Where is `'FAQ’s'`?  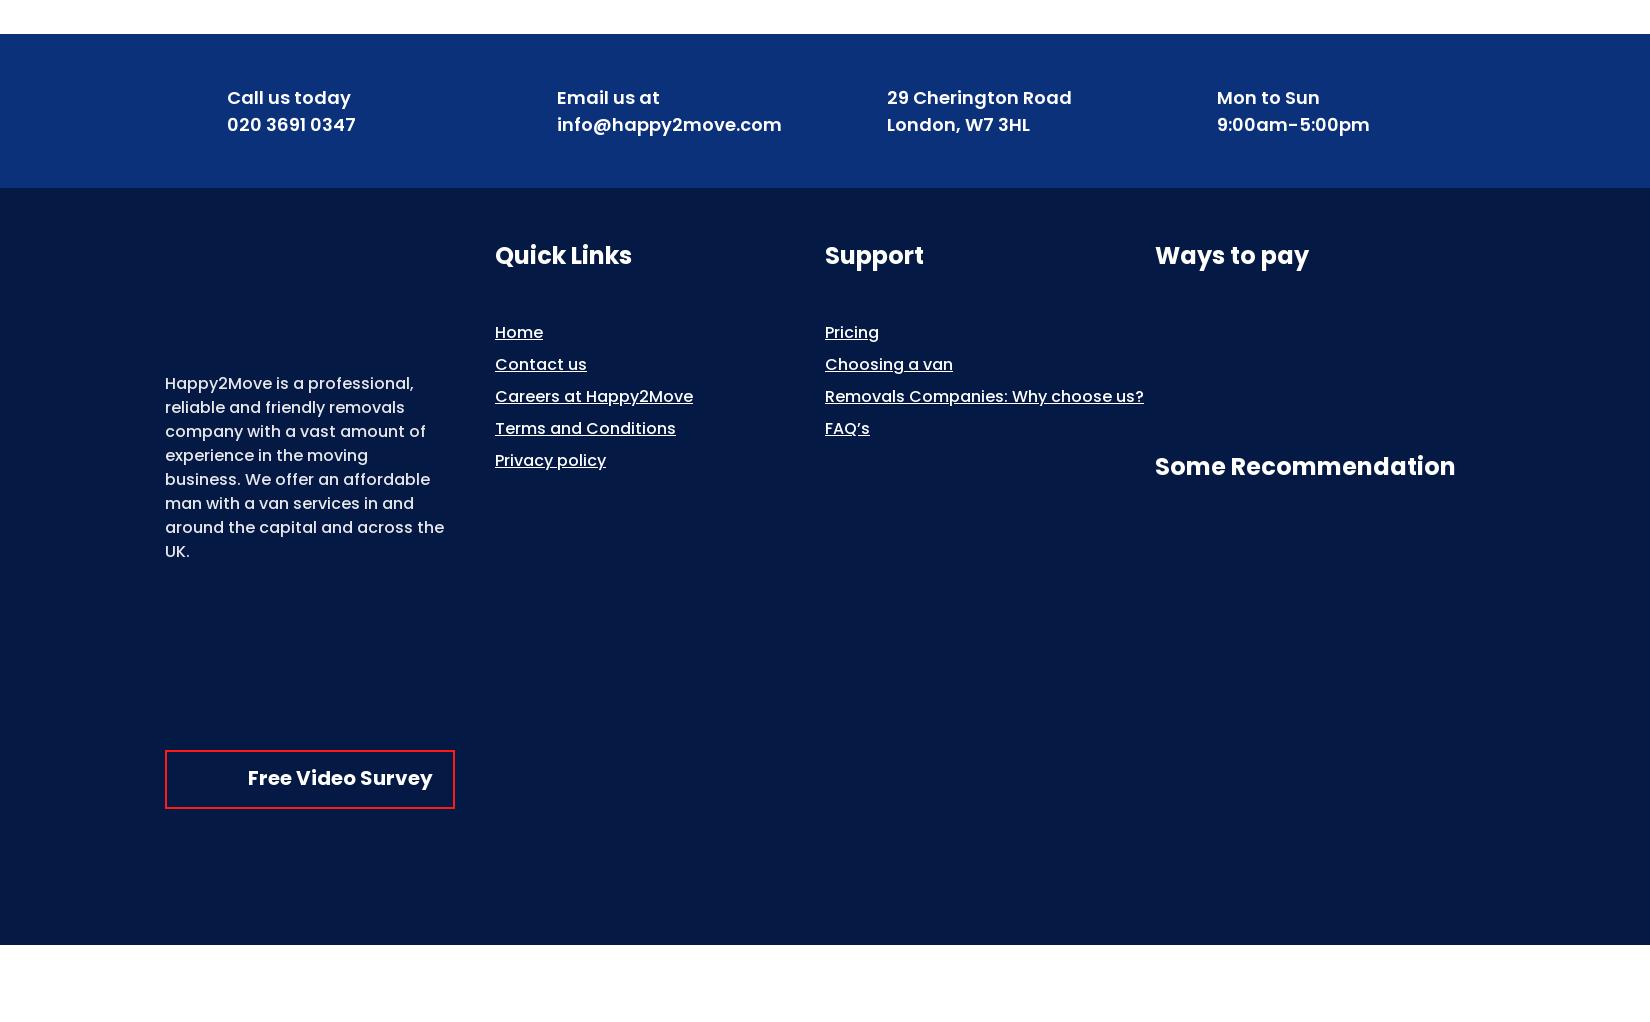 'FAQ’s' is located at coordinates (825, 428).